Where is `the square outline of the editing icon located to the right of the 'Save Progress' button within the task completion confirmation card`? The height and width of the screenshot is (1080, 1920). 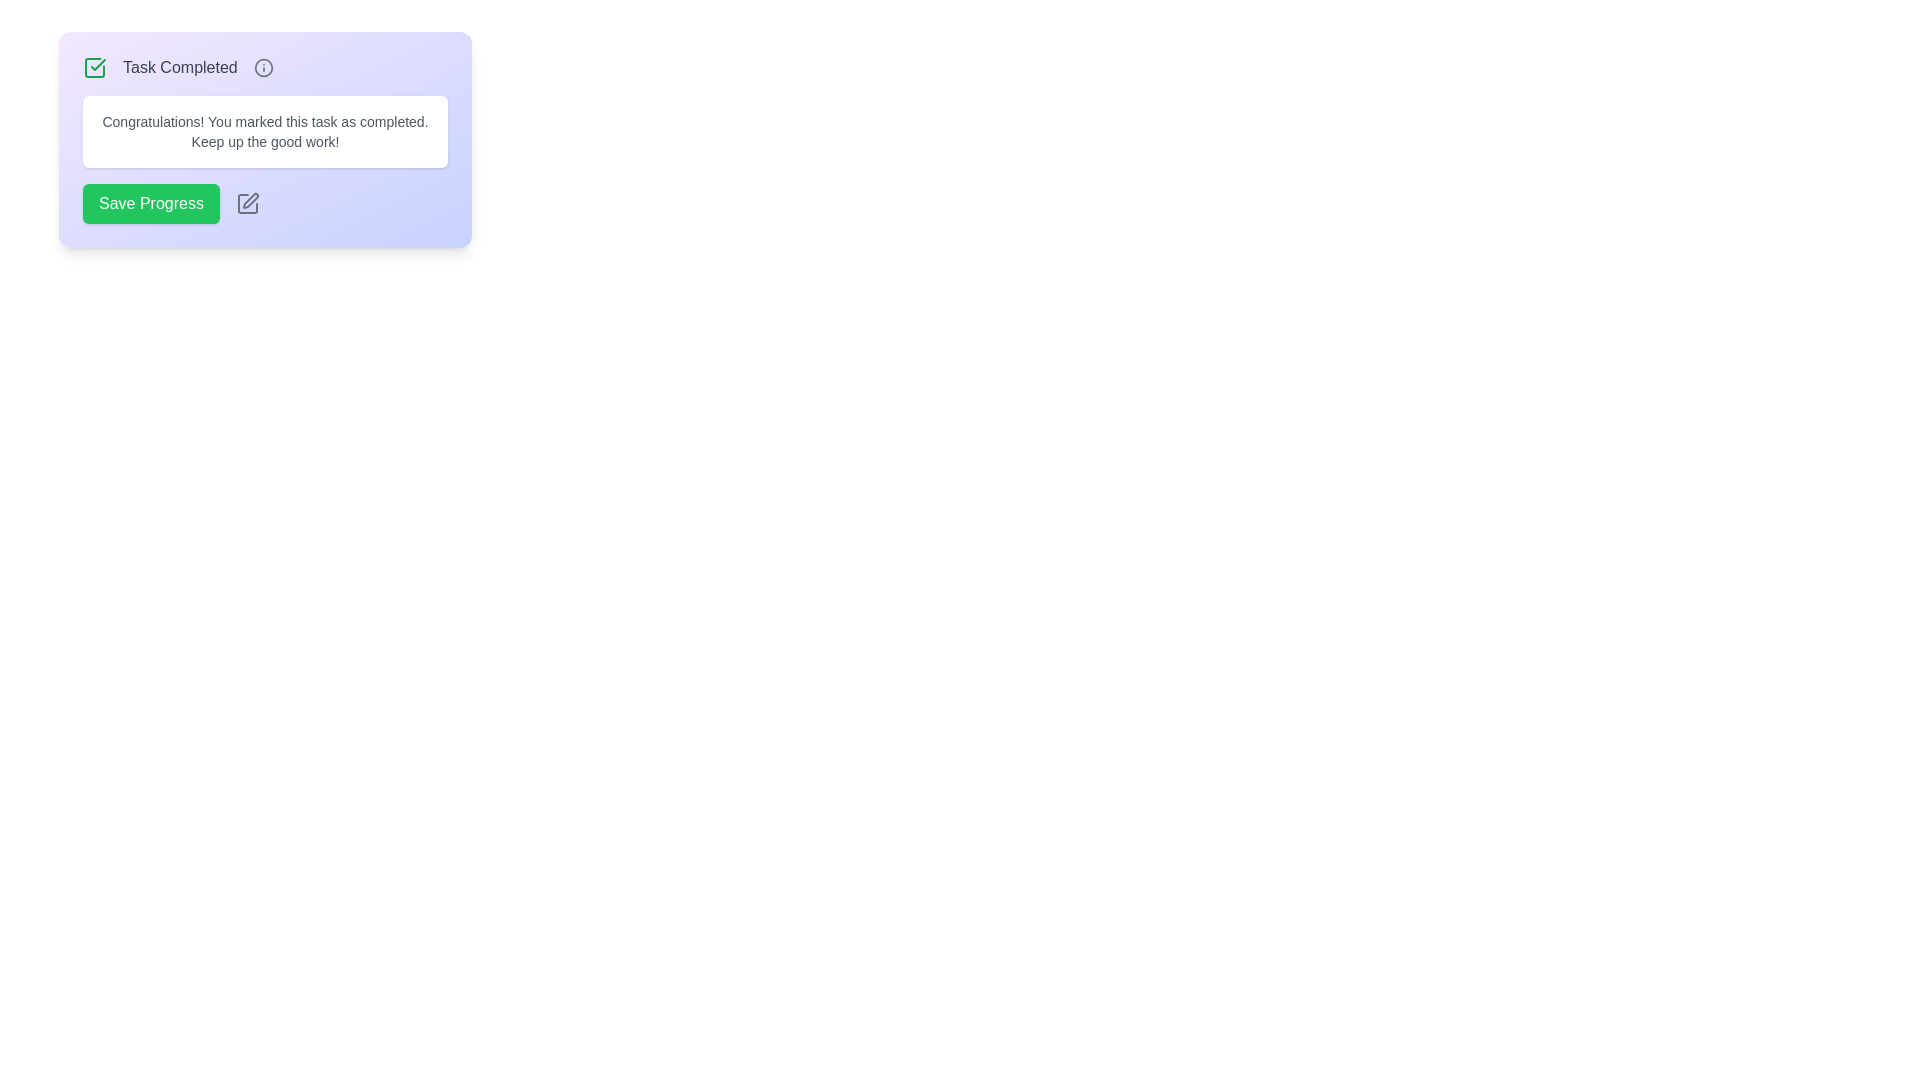 the square outline of the editing icon located to the right of the 'Save Progress' button within the task completion confirmation card is located at coordinates (246, 204).